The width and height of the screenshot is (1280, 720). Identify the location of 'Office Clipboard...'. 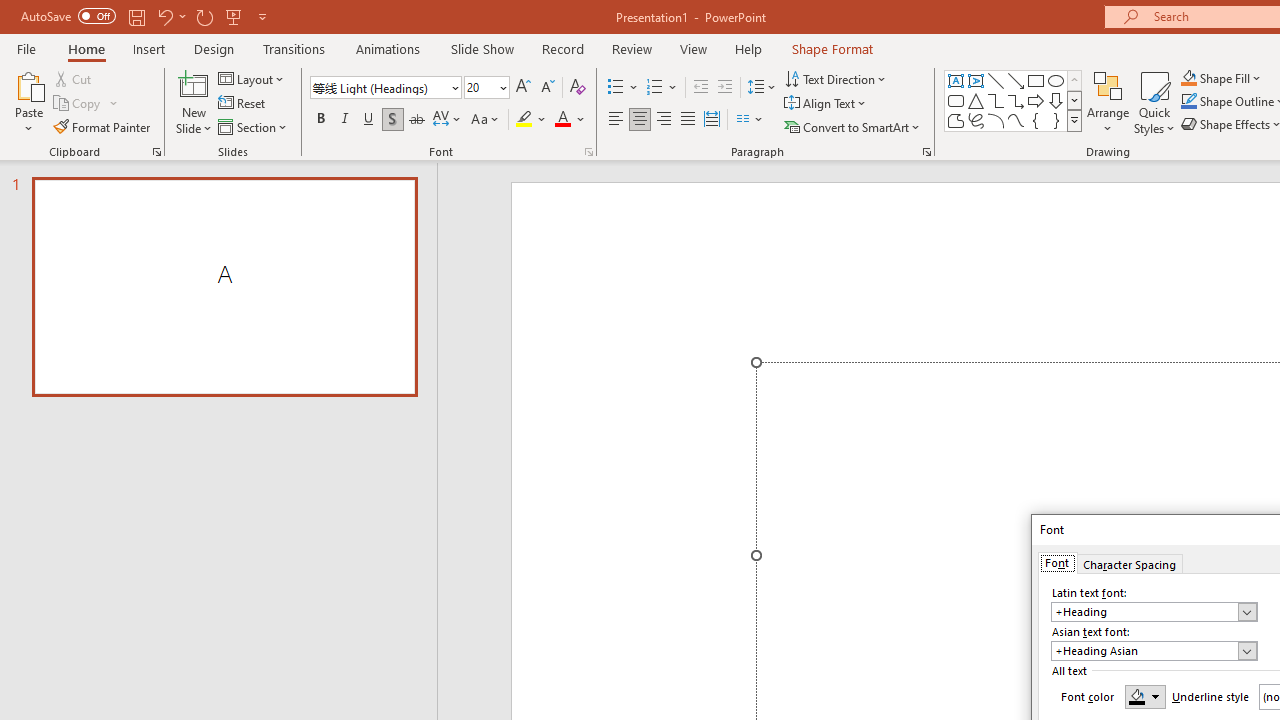
(155, 150).